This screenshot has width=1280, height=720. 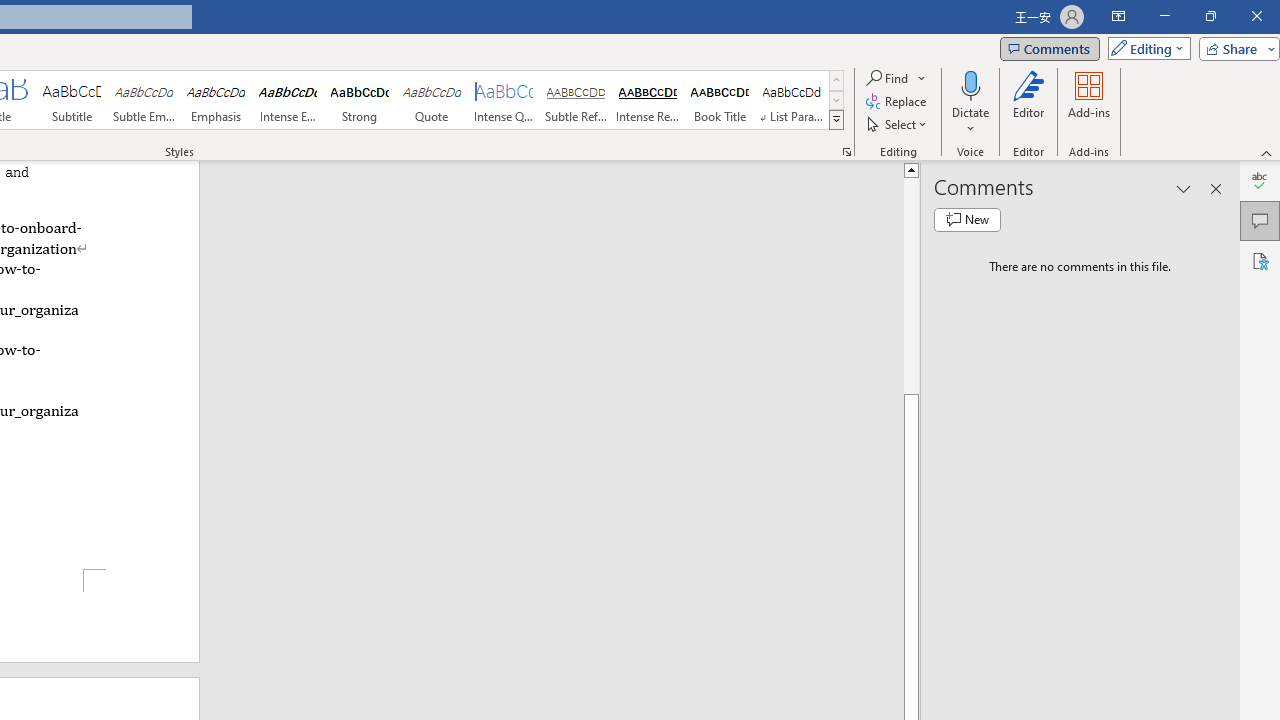 I want to click on 'Find', so click(x=895, y=77).